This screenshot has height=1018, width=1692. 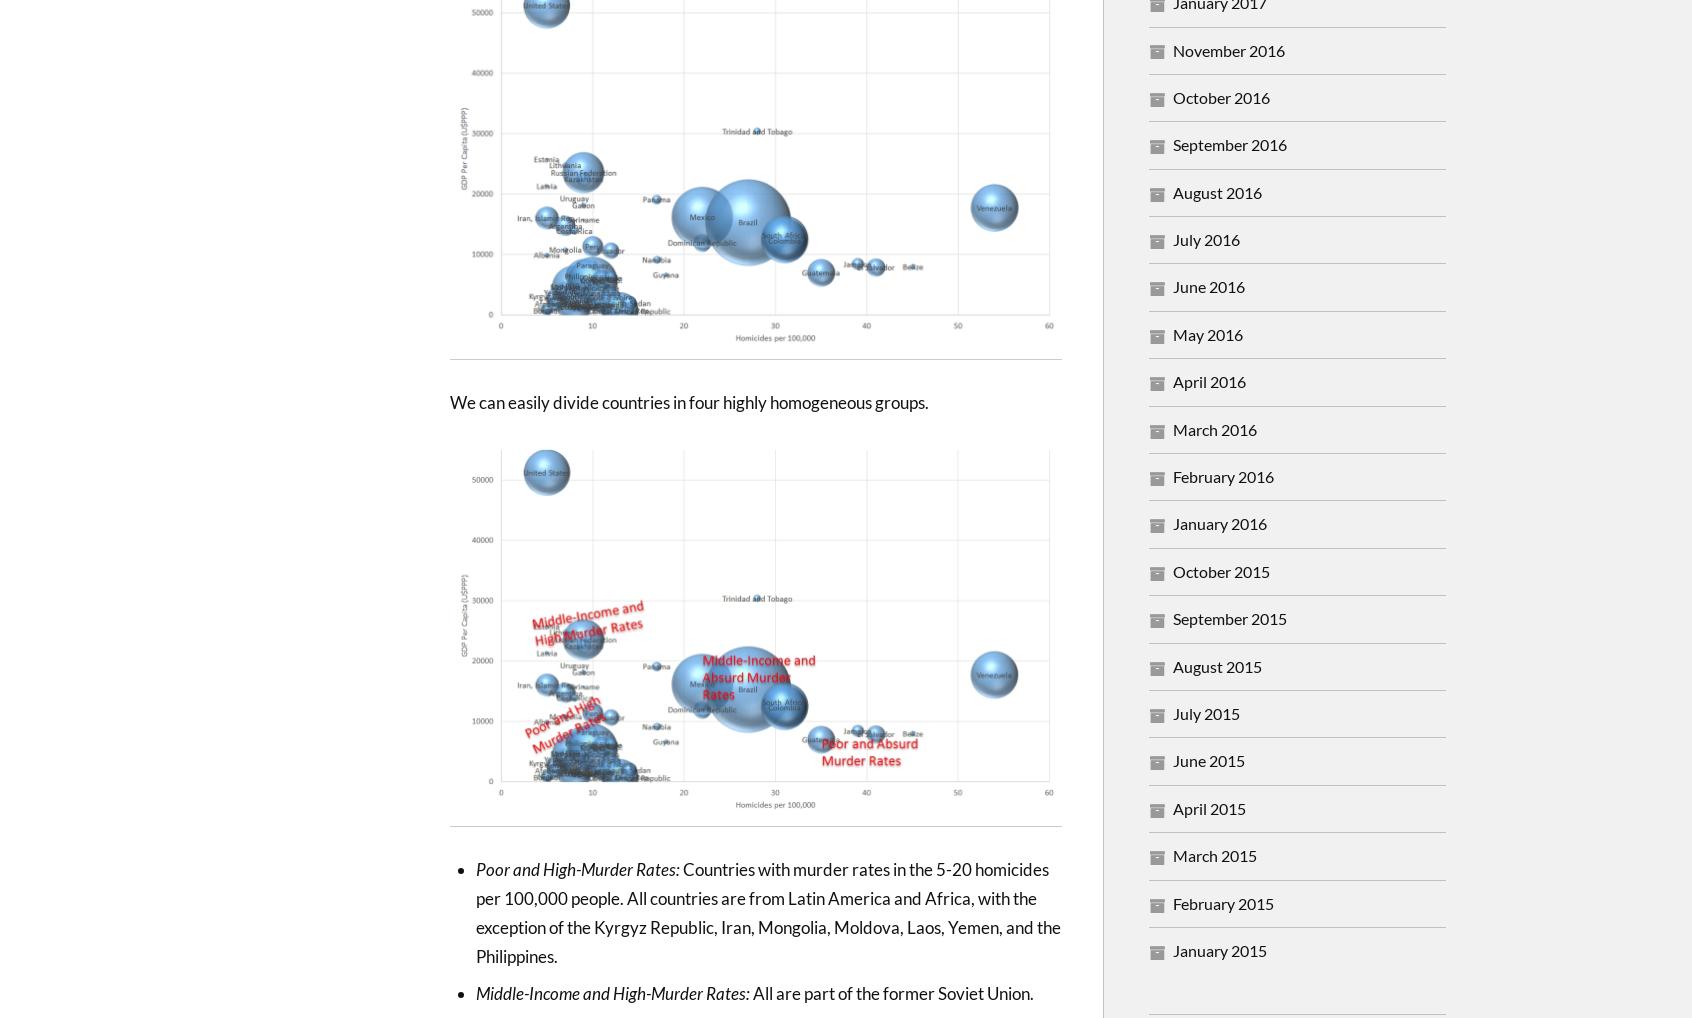 What do you see at coordinates (1219, 522) in the screenshot?
I see `'January 2016'` at bounding box center [1219, 522].